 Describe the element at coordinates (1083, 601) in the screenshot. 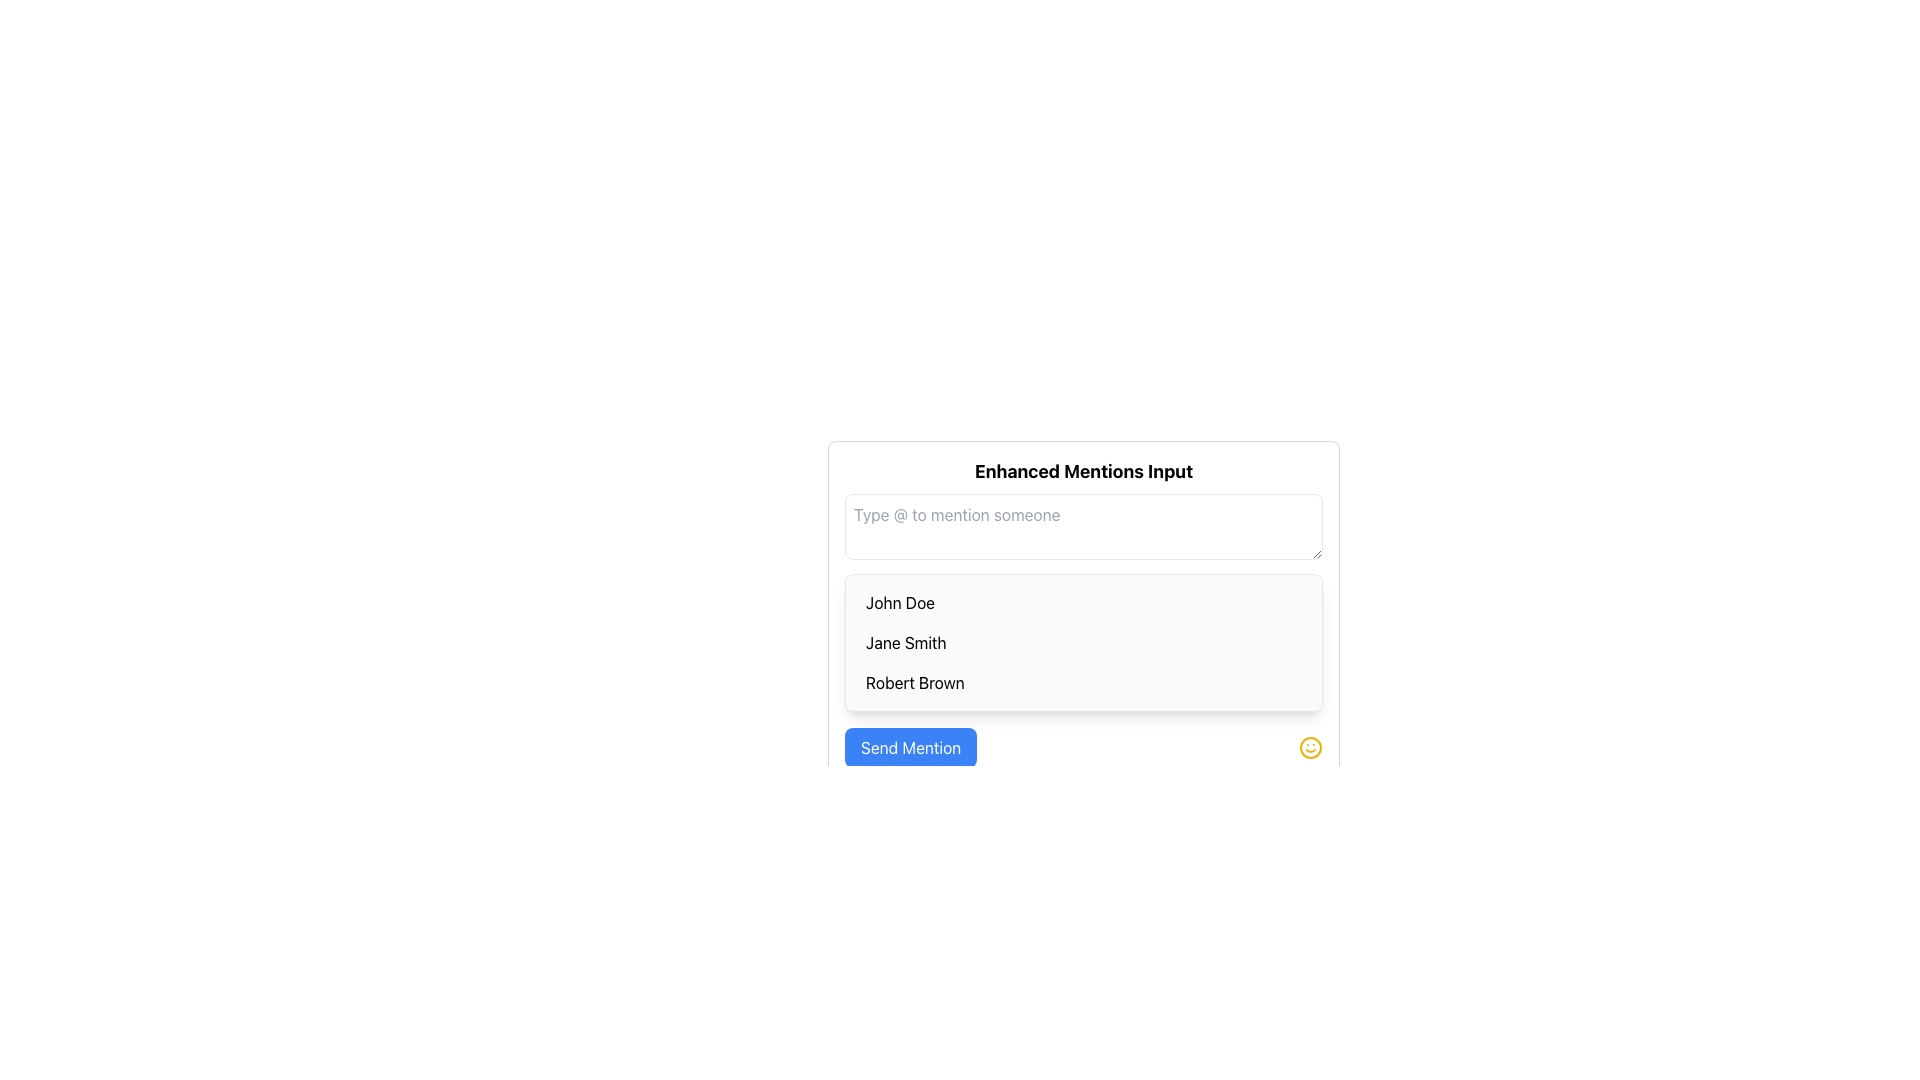

I see `the first entry in the suggestion dropdown list beneath the 'Enhanced Mentions Input' input field` at that location.